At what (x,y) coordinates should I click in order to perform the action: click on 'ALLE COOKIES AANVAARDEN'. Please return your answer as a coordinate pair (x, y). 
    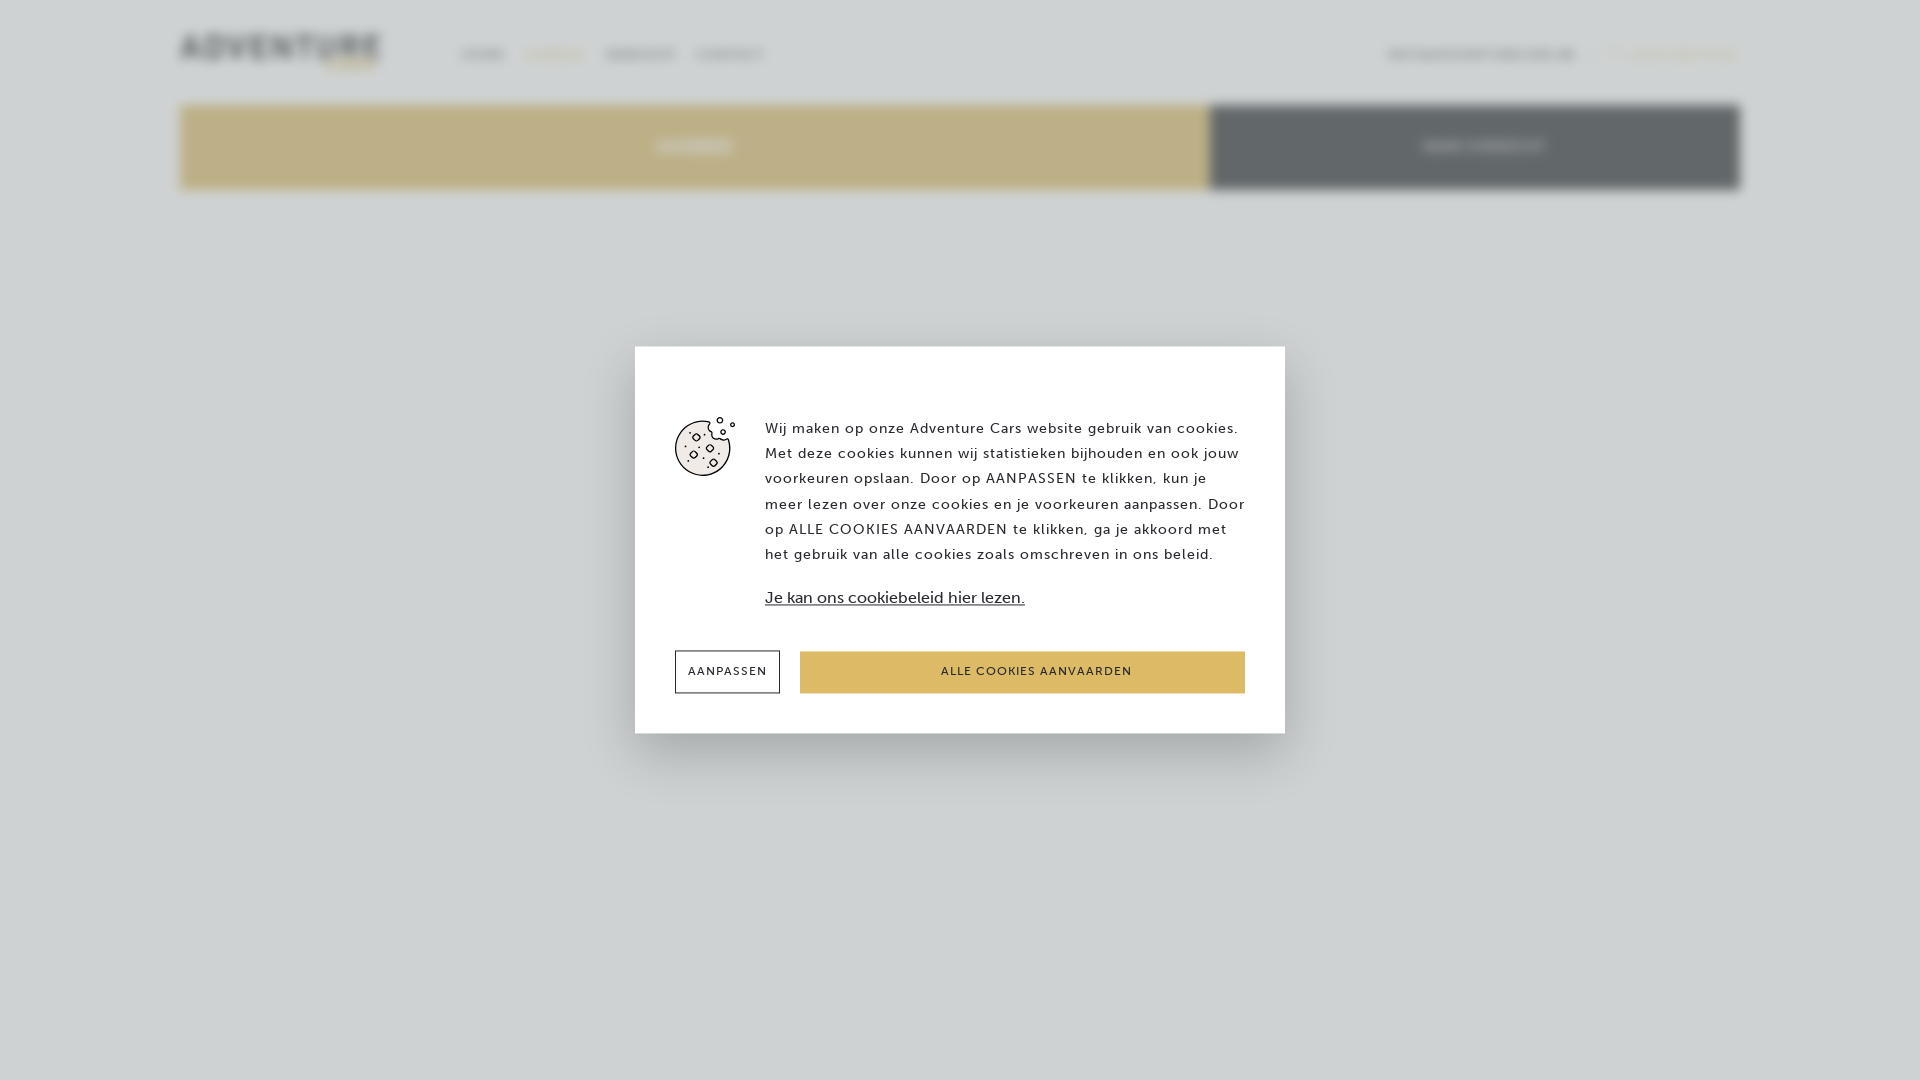
    Looking at the image, I should click on (800, 671).